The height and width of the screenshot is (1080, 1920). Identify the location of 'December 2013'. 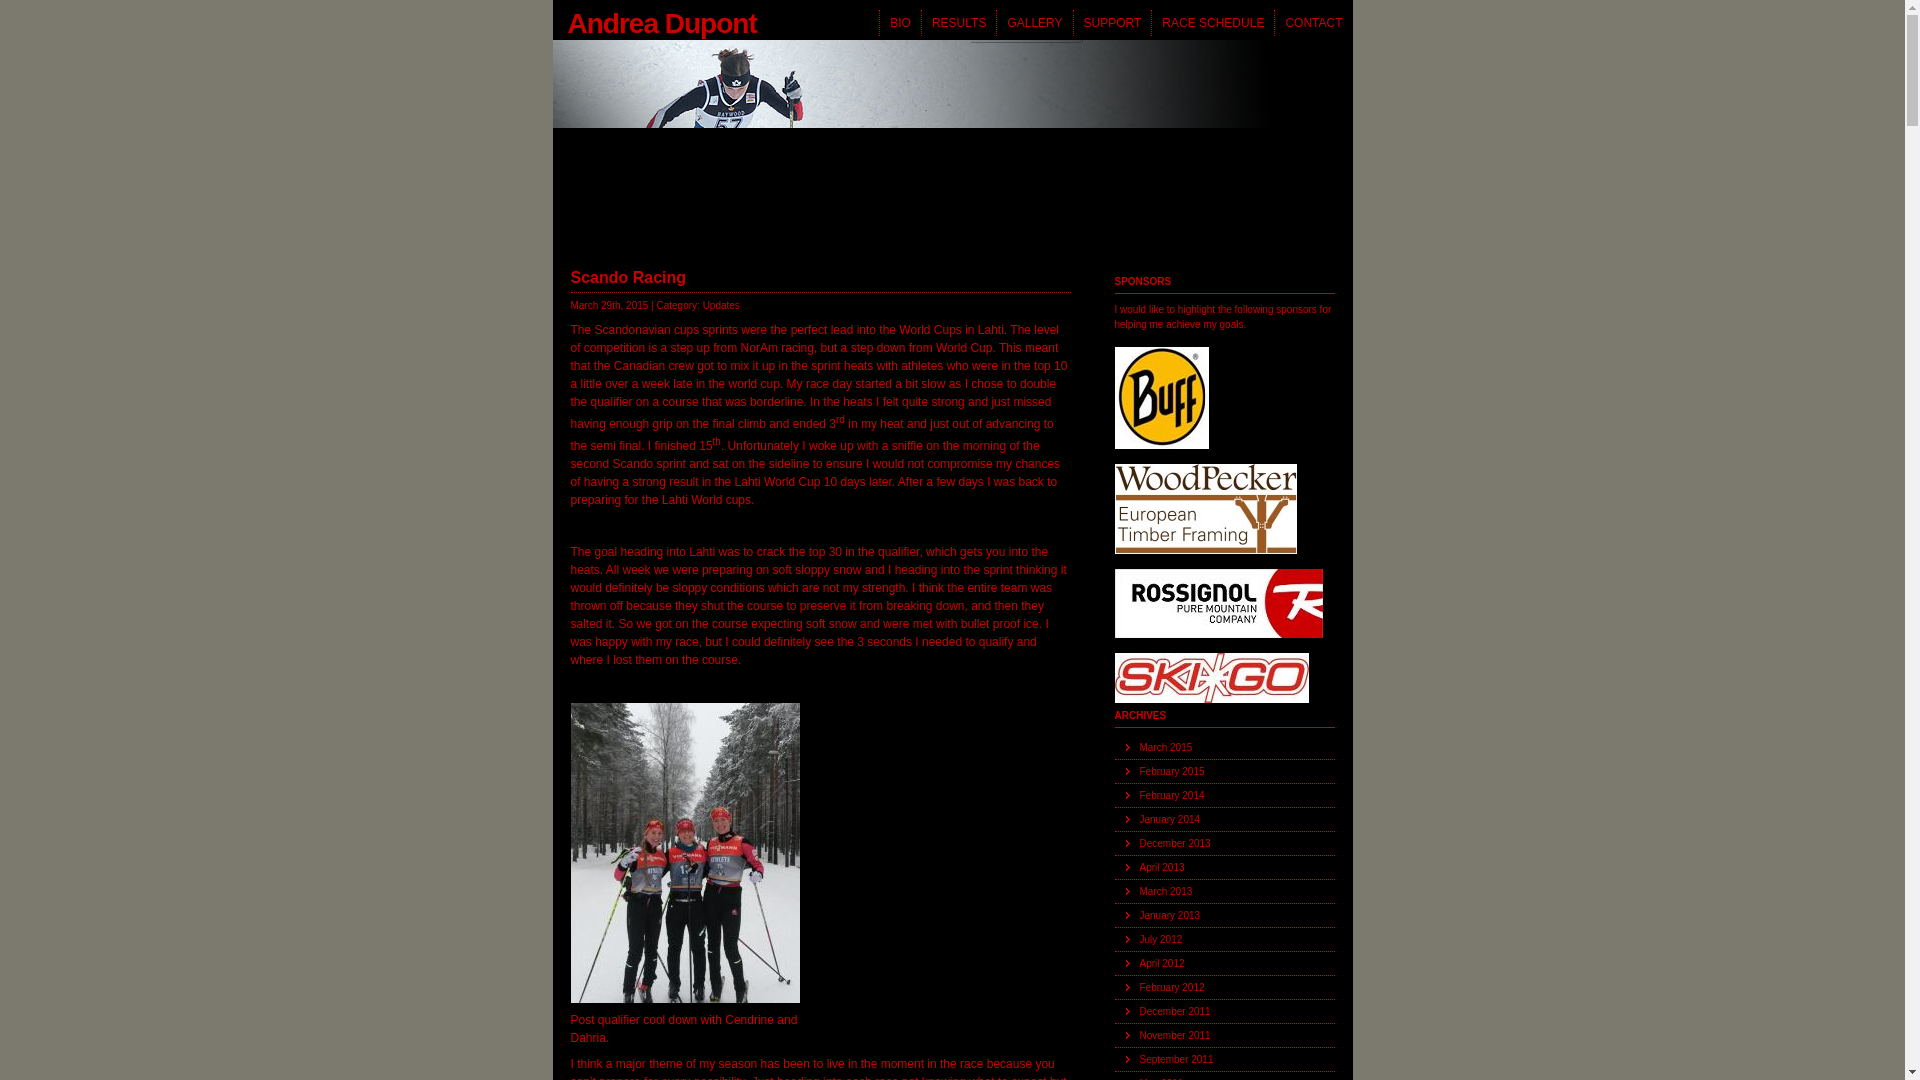
(1112, 844).